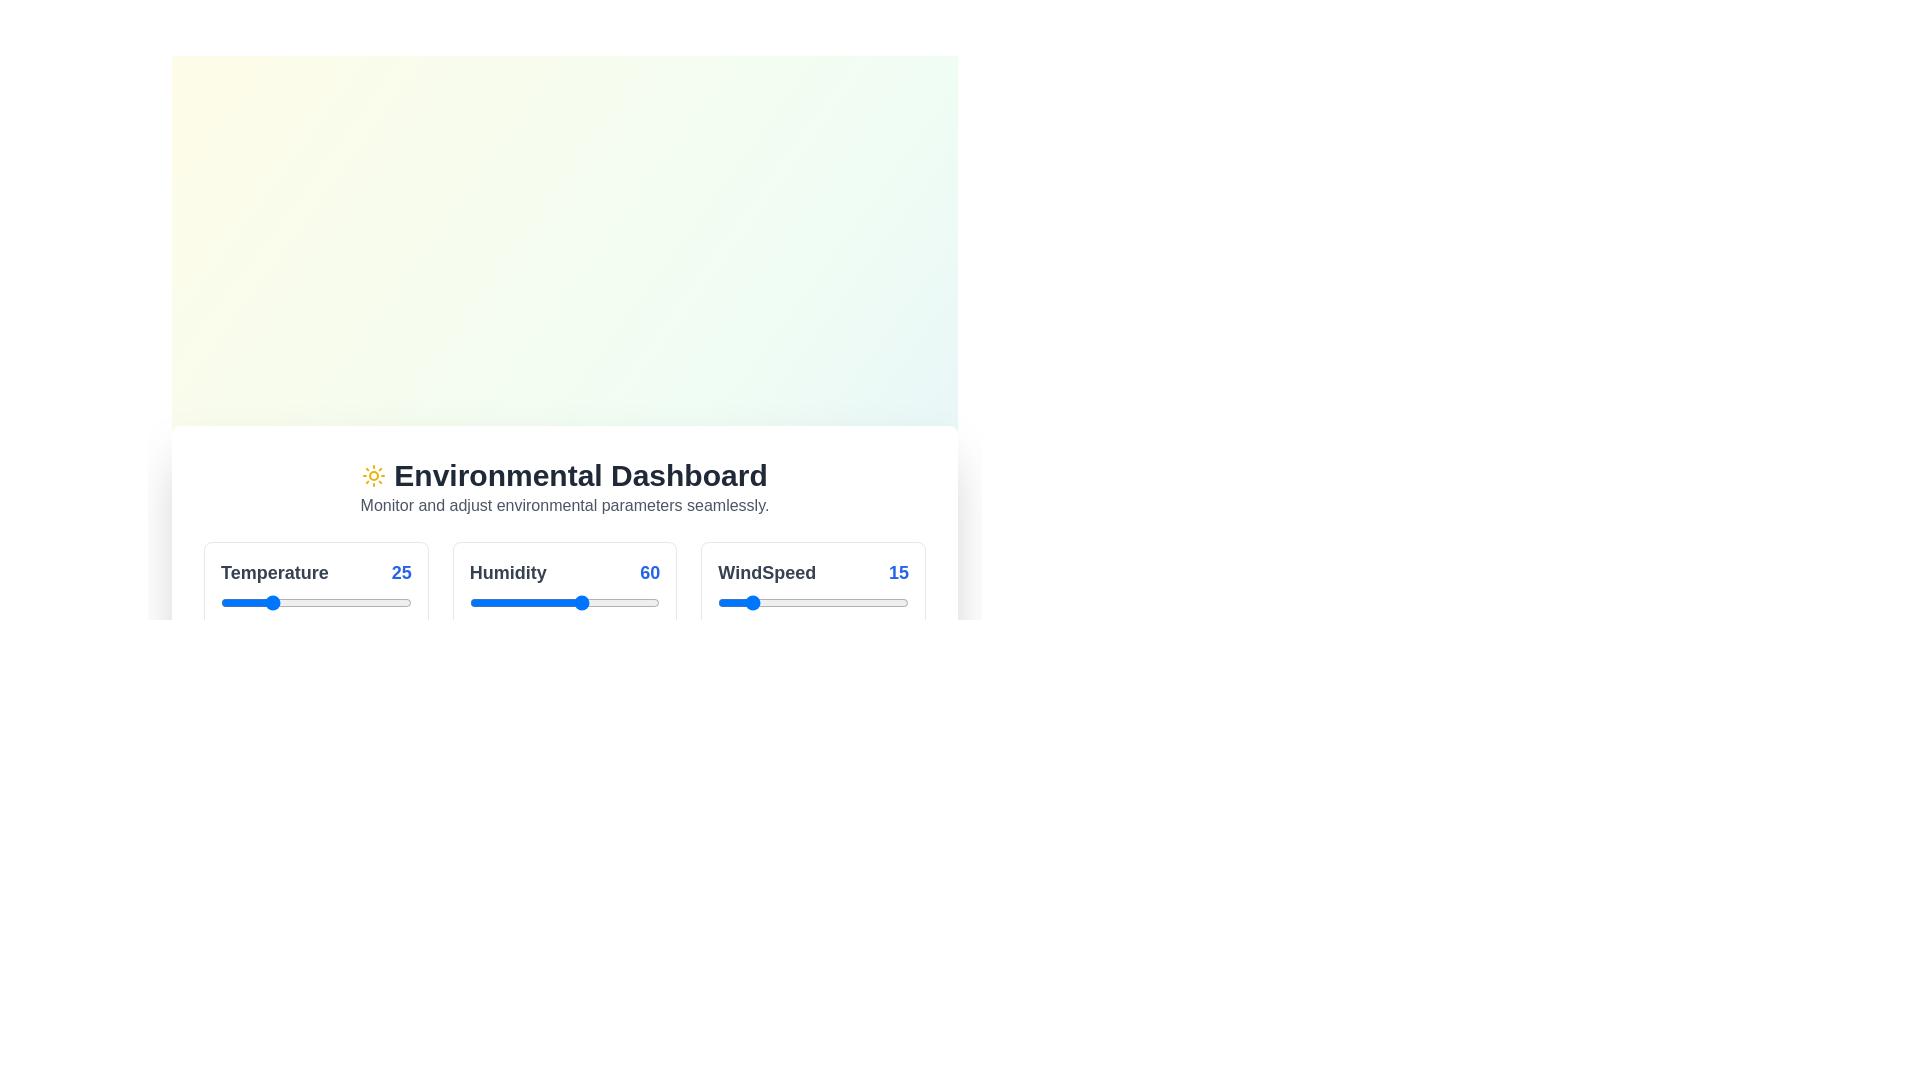 The height and width of the screenshot is (1080, 1920). I want to click on the temperature, so click(263, 601).